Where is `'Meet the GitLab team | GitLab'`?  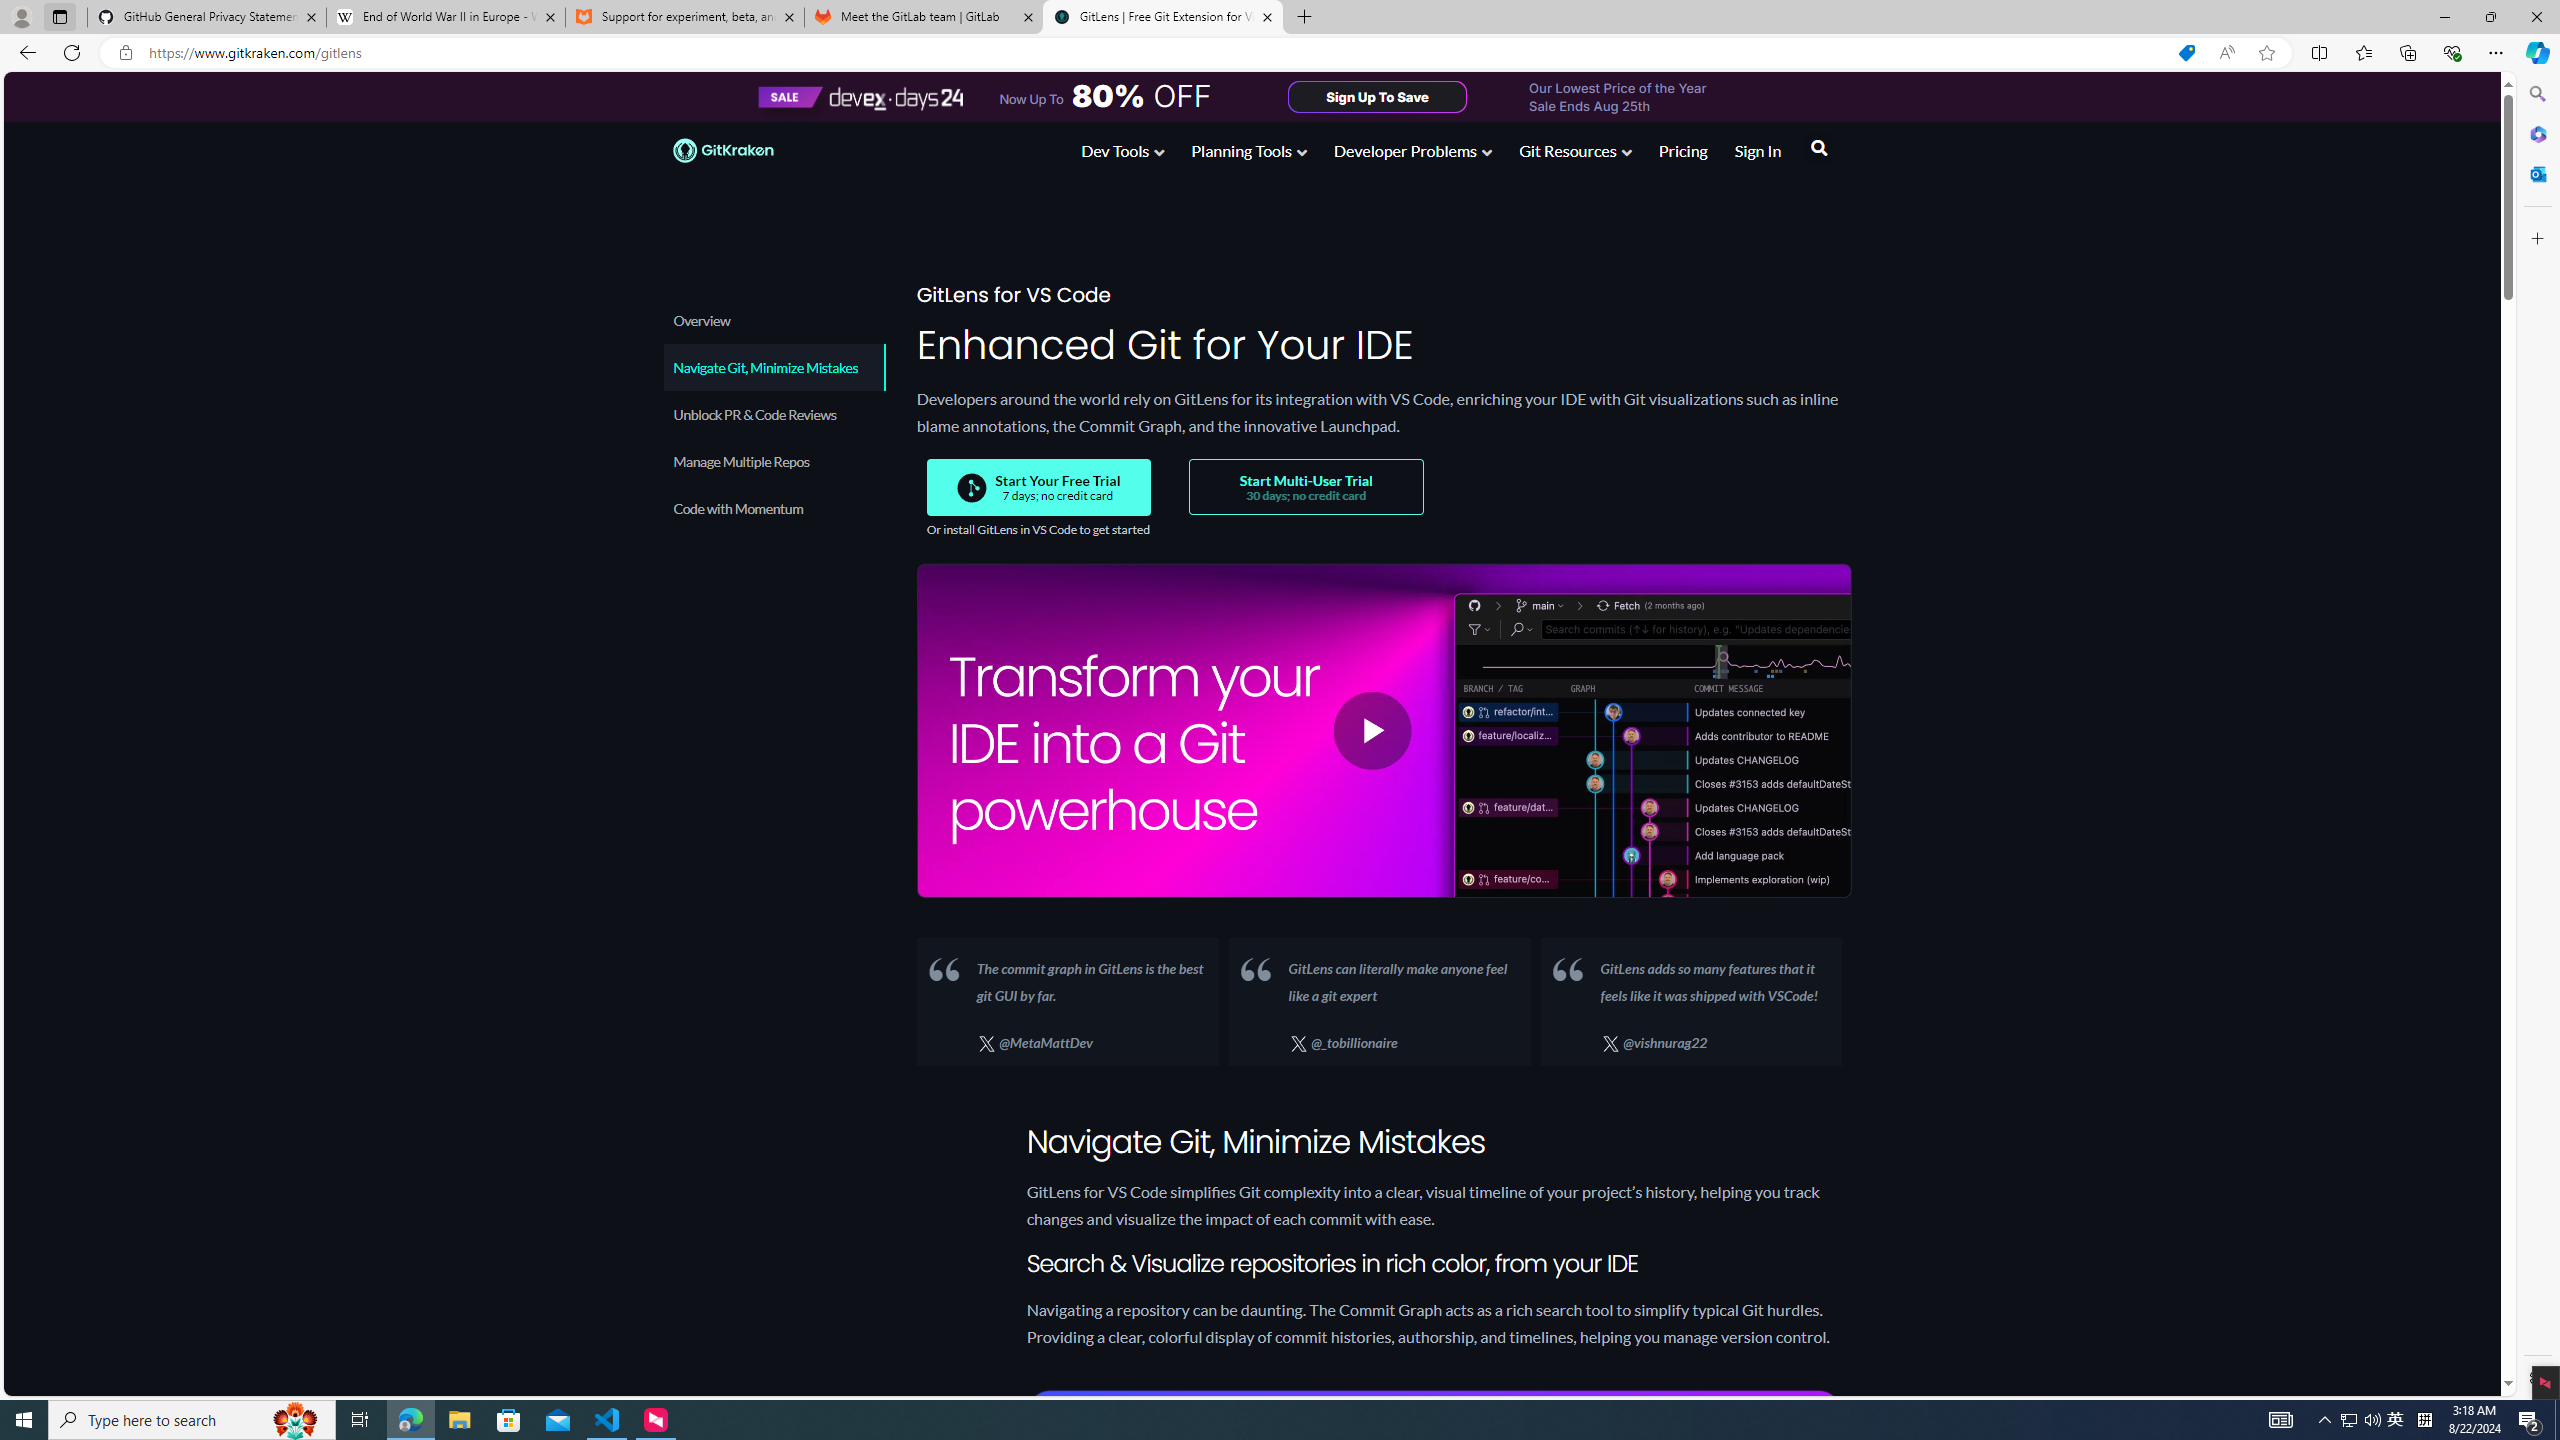
'Meet the GitLab team | GitLab' is located at coordinates (924, 16).